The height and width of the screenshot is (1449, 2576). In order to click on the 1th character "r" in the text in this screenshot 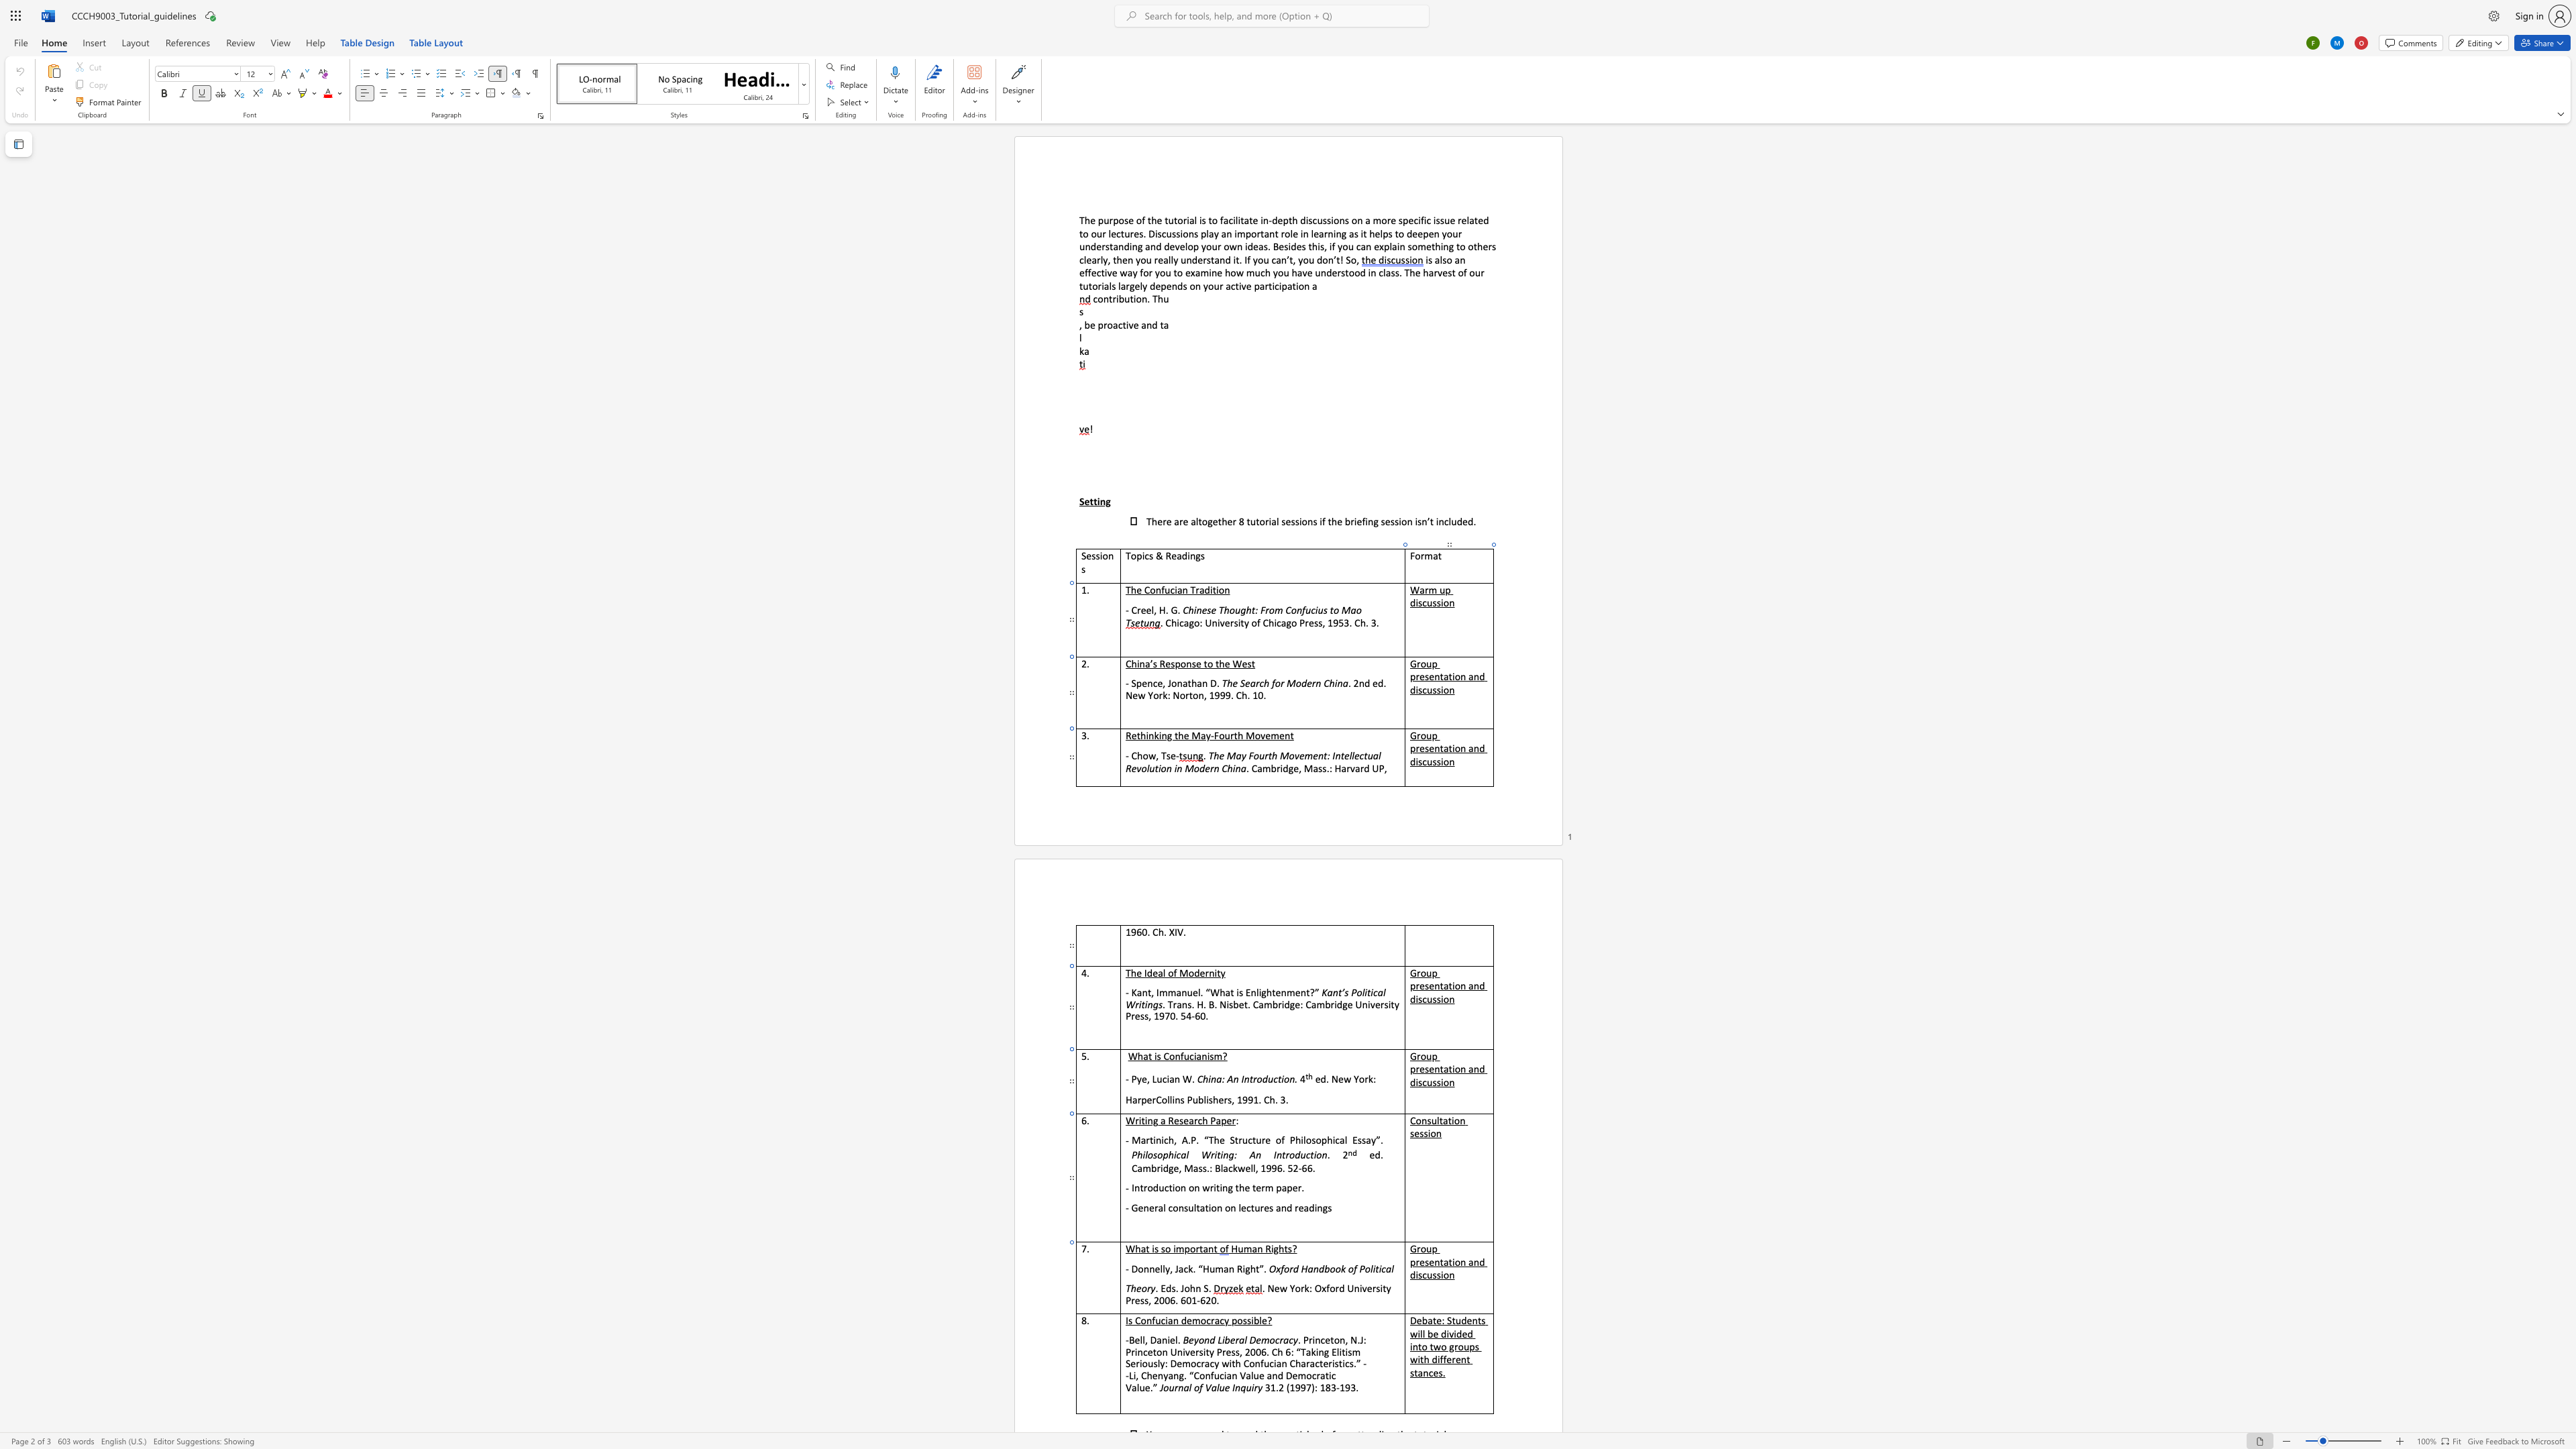, I will do `click(1195, 1120)`.